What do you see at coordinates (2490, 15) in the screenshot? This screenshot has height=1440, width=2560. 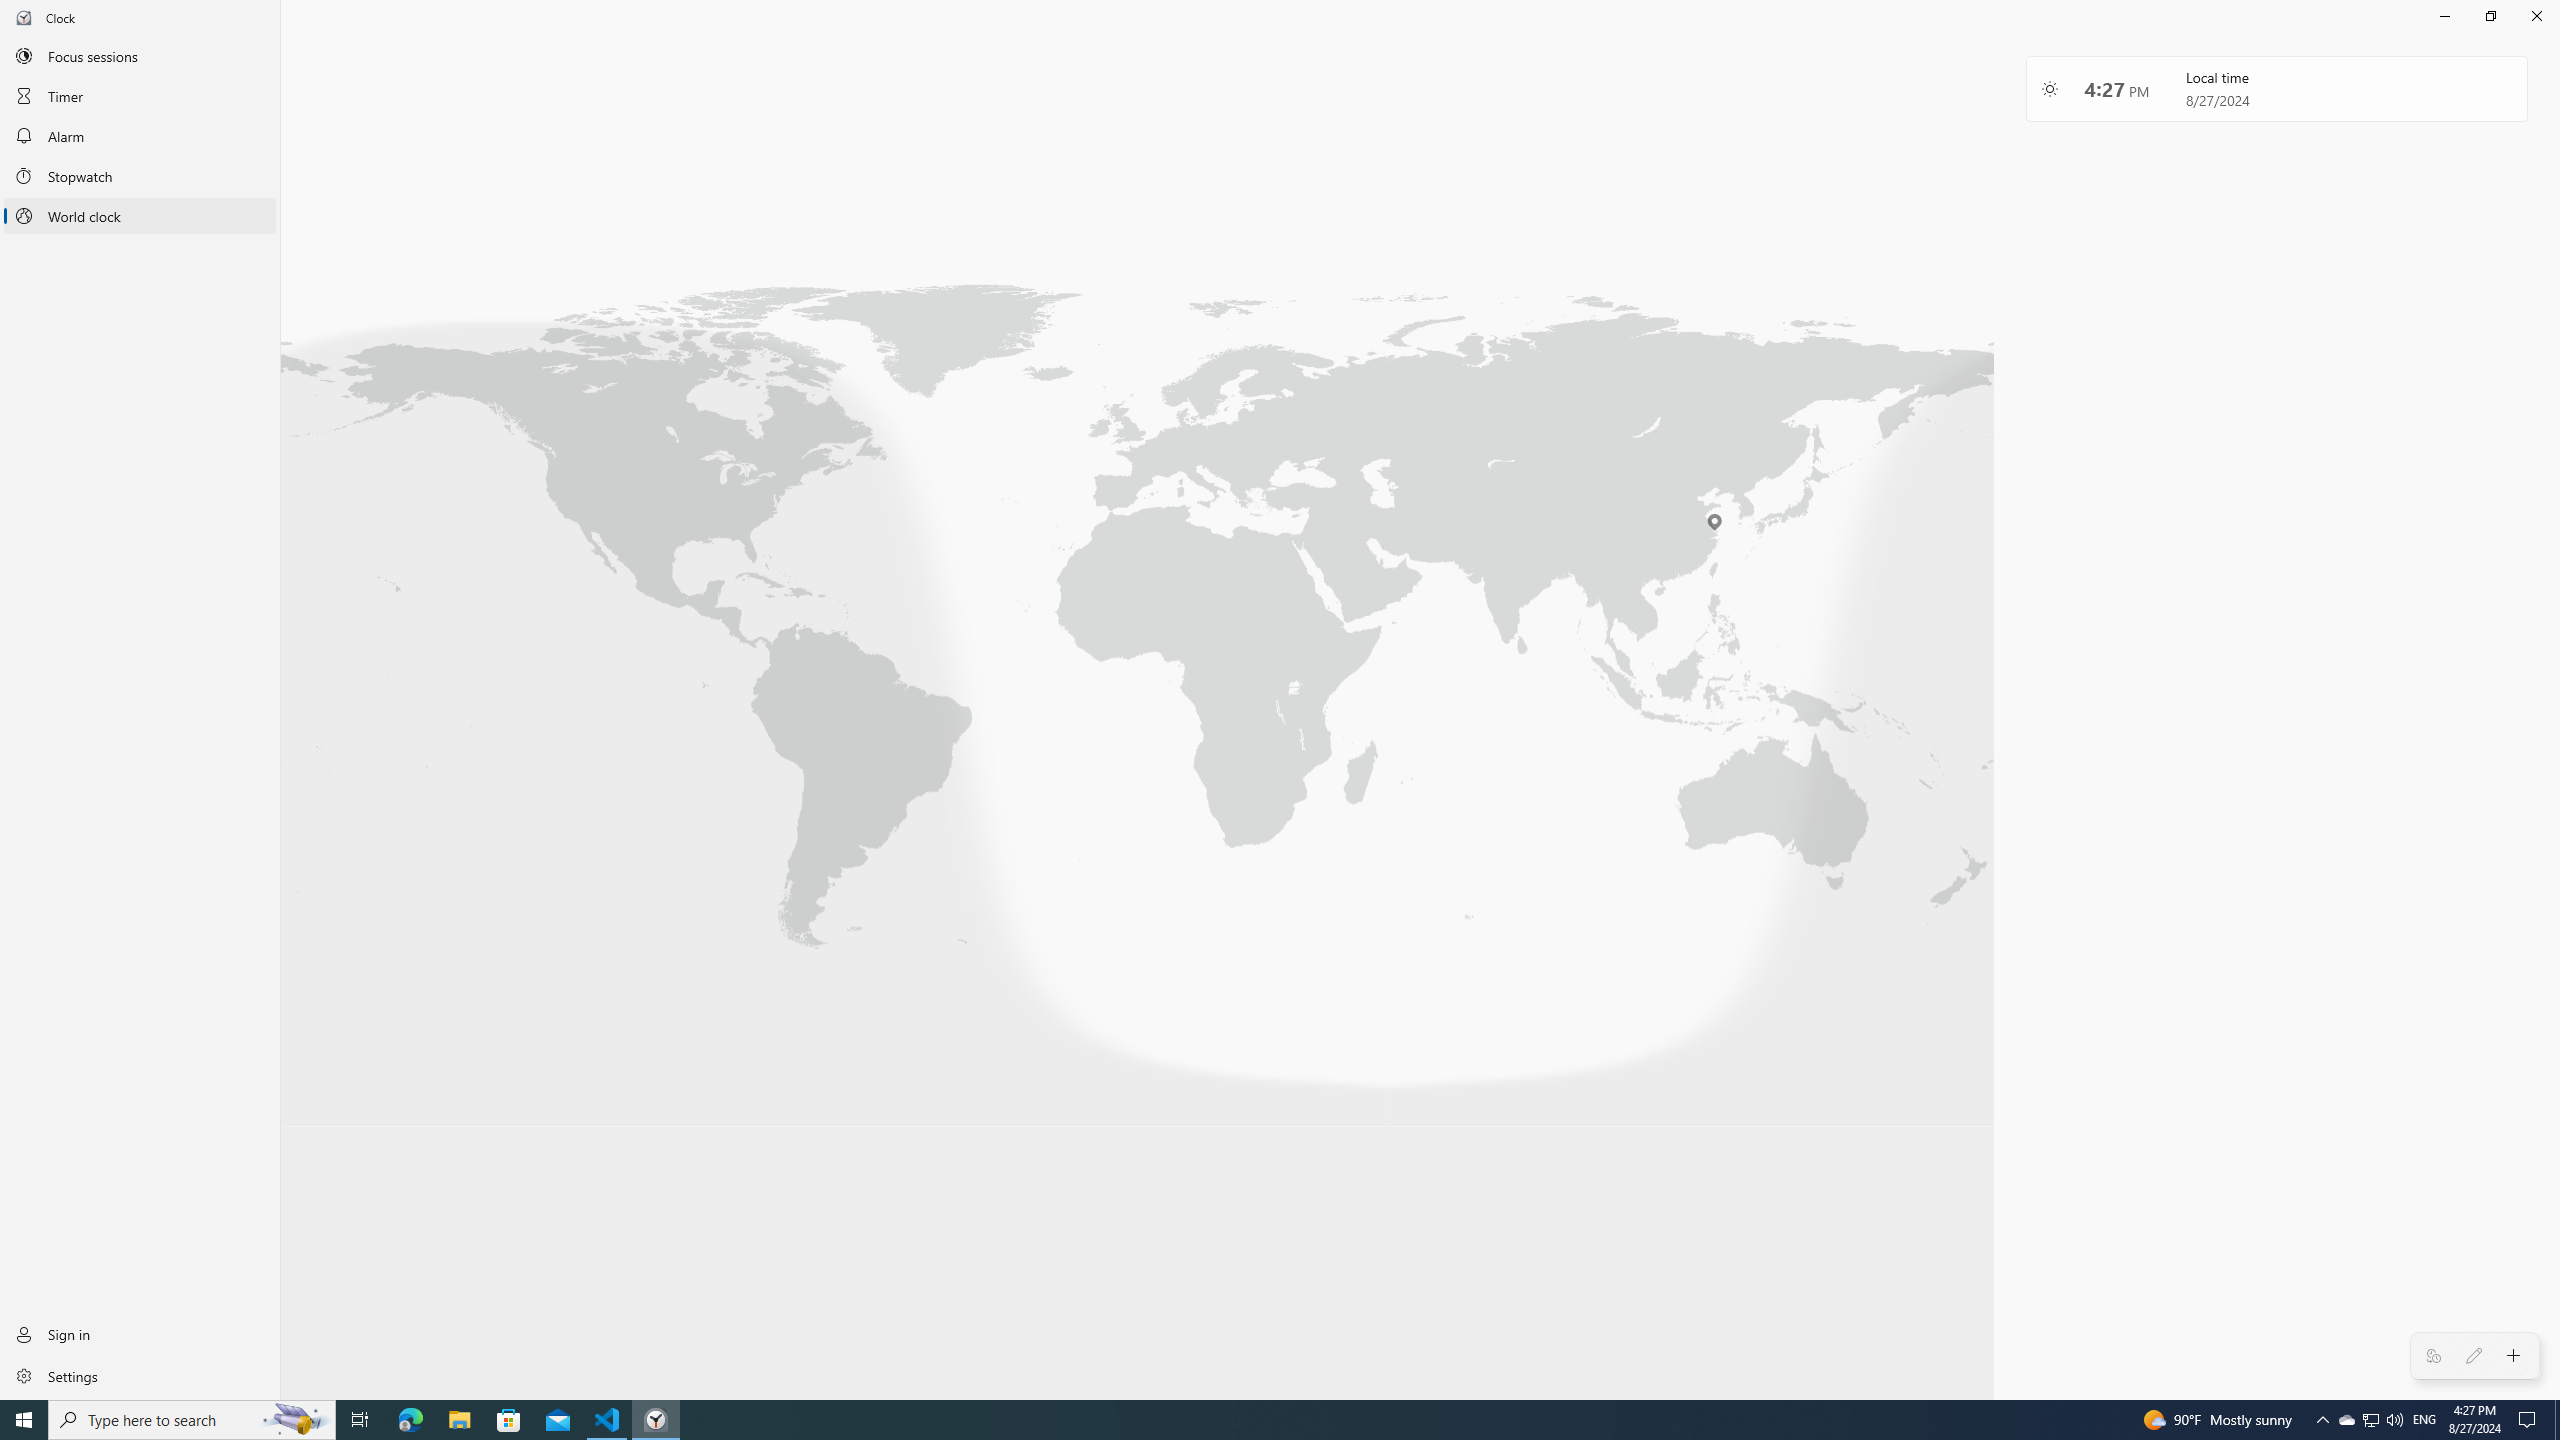 I see `'Restore Clock'` at bounding box center [2490, 15].